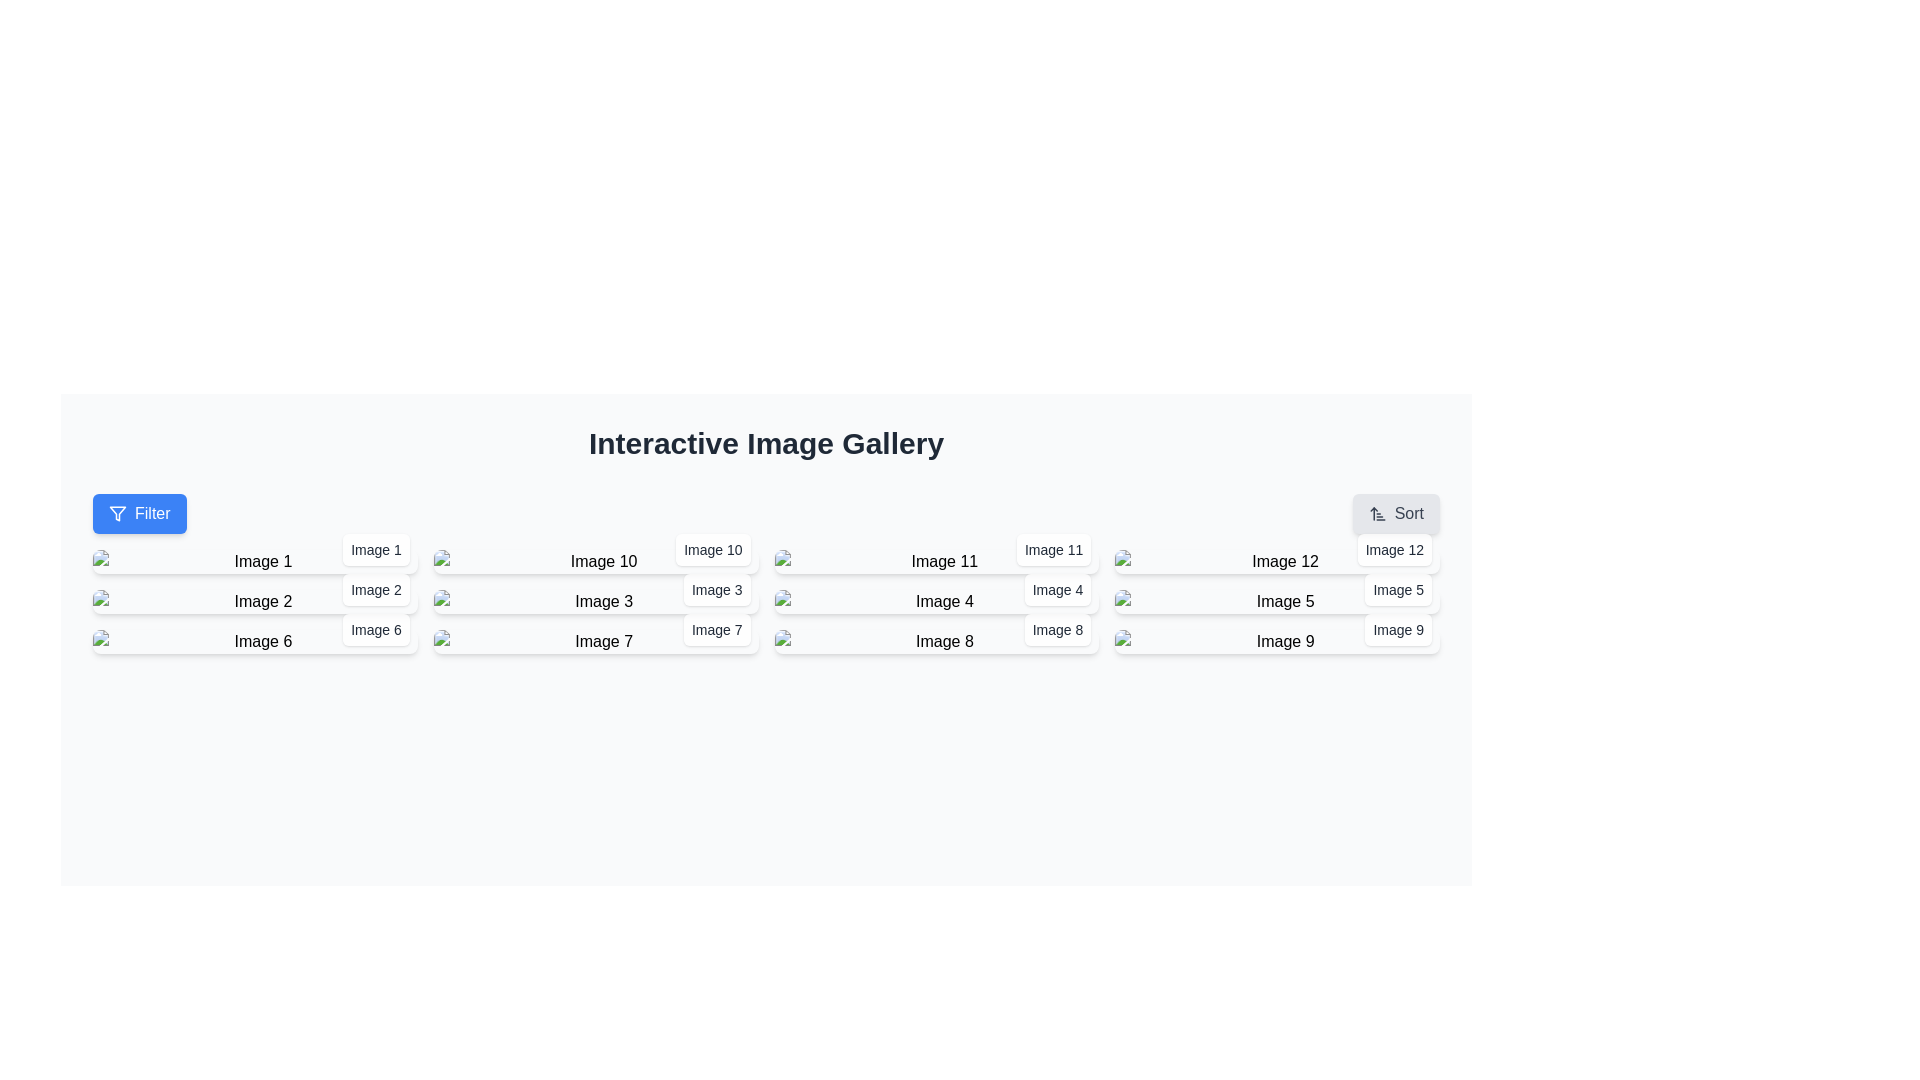  Describe the element at coordinates (1397, 628) in the screenshot. I see `displayed text 'Image 9' from the text display in the bottom-right corner of the box` at that location.